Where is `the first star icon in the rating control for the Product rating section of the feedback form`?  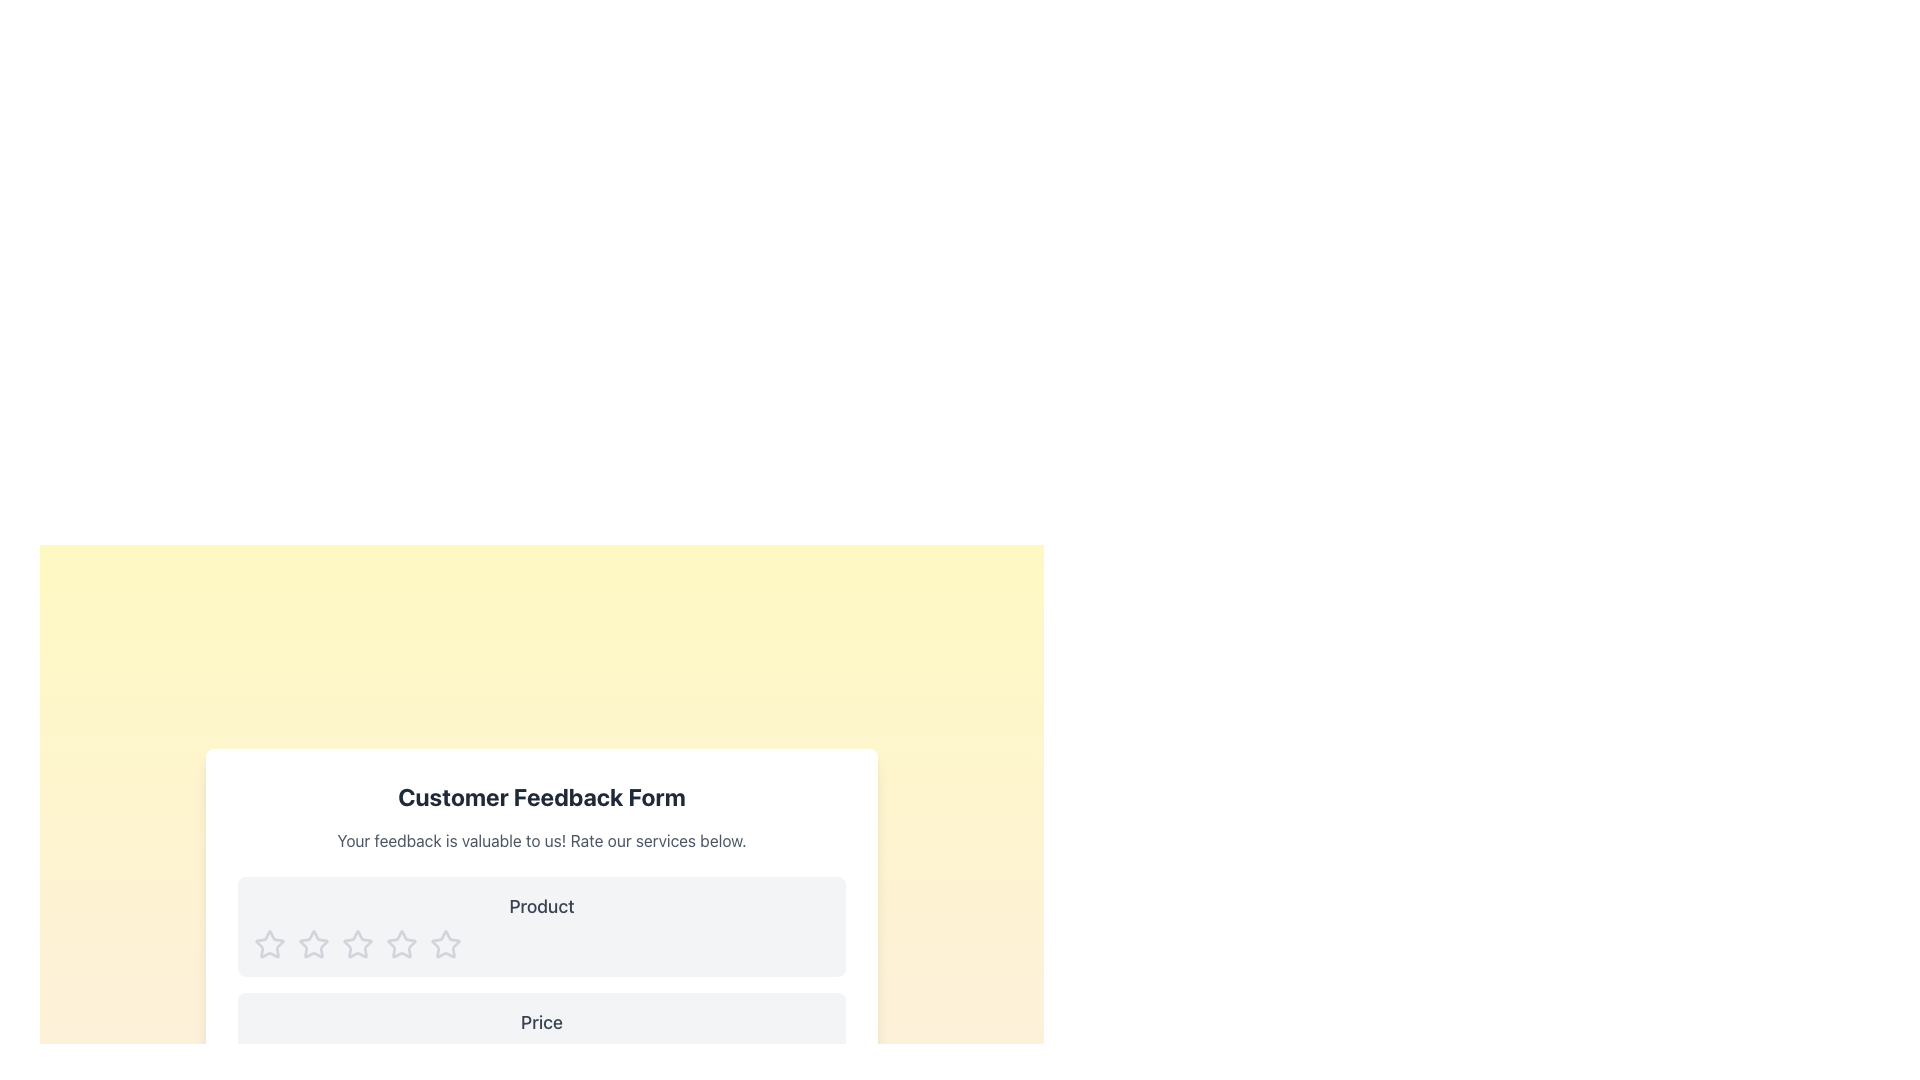
the first star icon in the rating control for the Product rating section of the feedback form is located at coordinates (268, 945).